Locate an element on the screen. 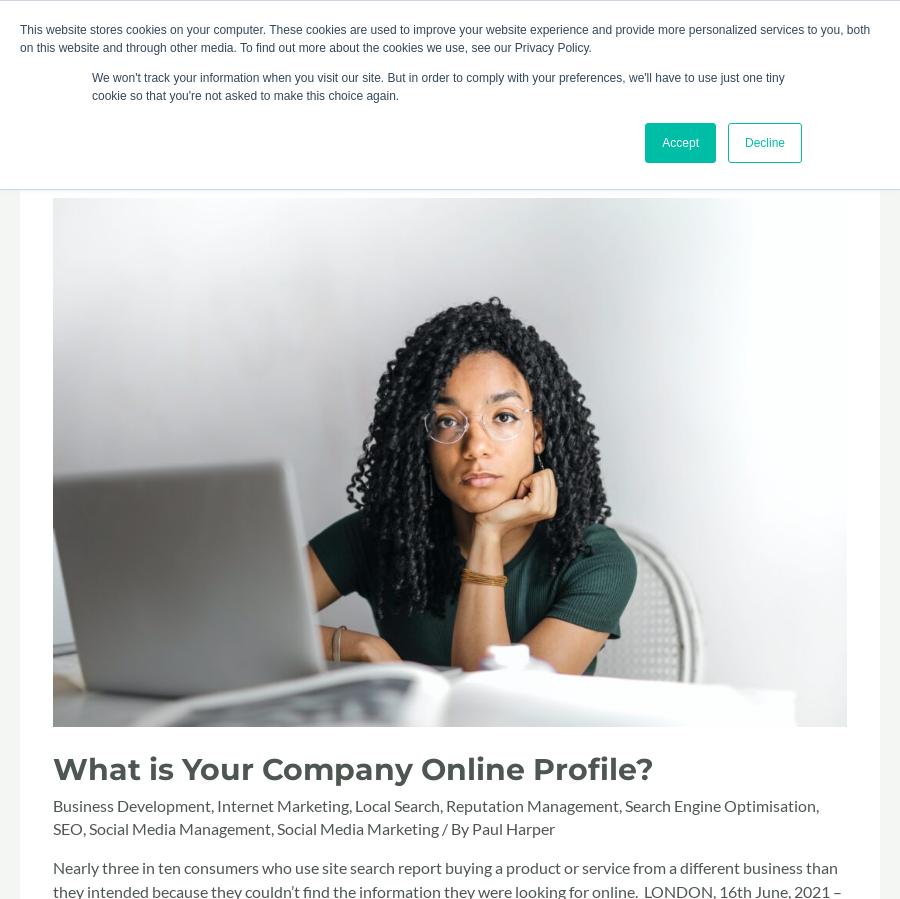 The image size is (900, 899). 'Paul Harper' is located at coordinates (512, 827).